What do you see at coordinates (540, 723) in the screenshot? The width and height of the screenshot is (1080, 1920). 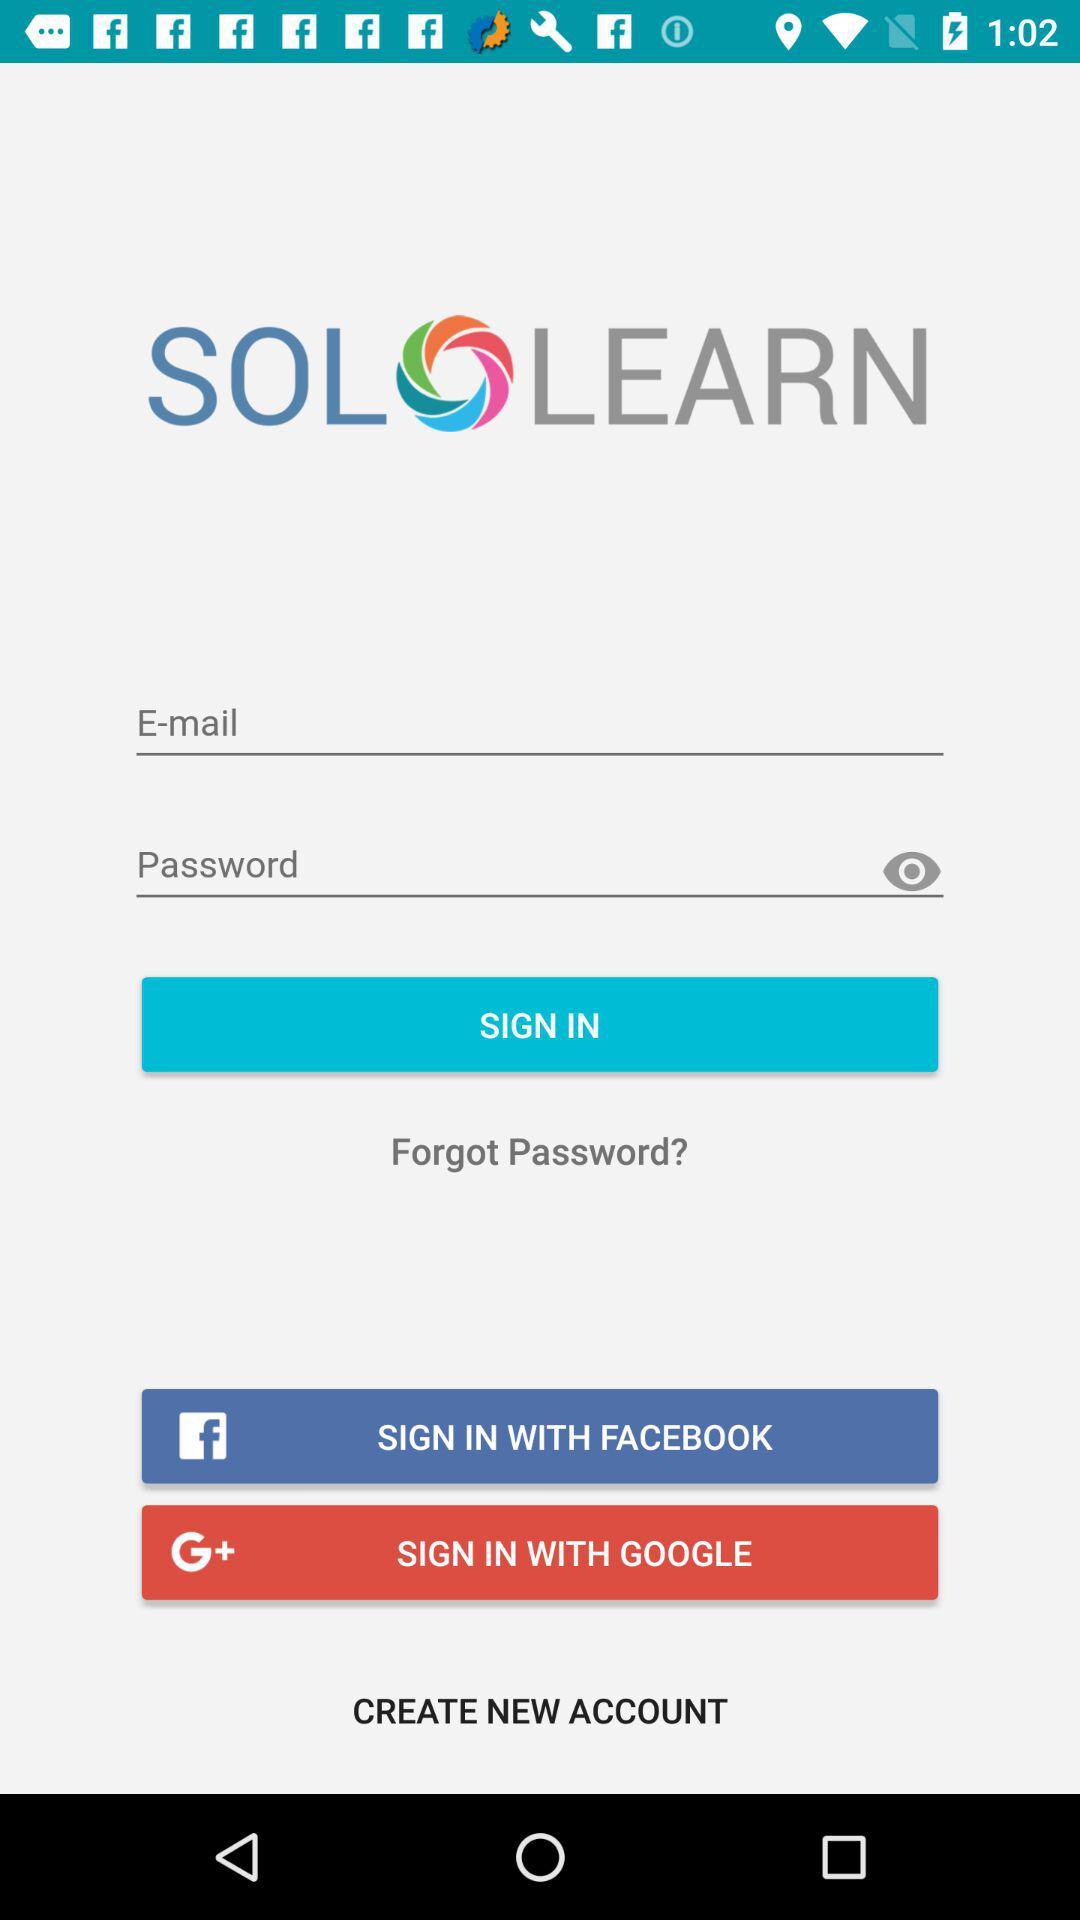 I see `put your email` at bounding box center [540, 723].